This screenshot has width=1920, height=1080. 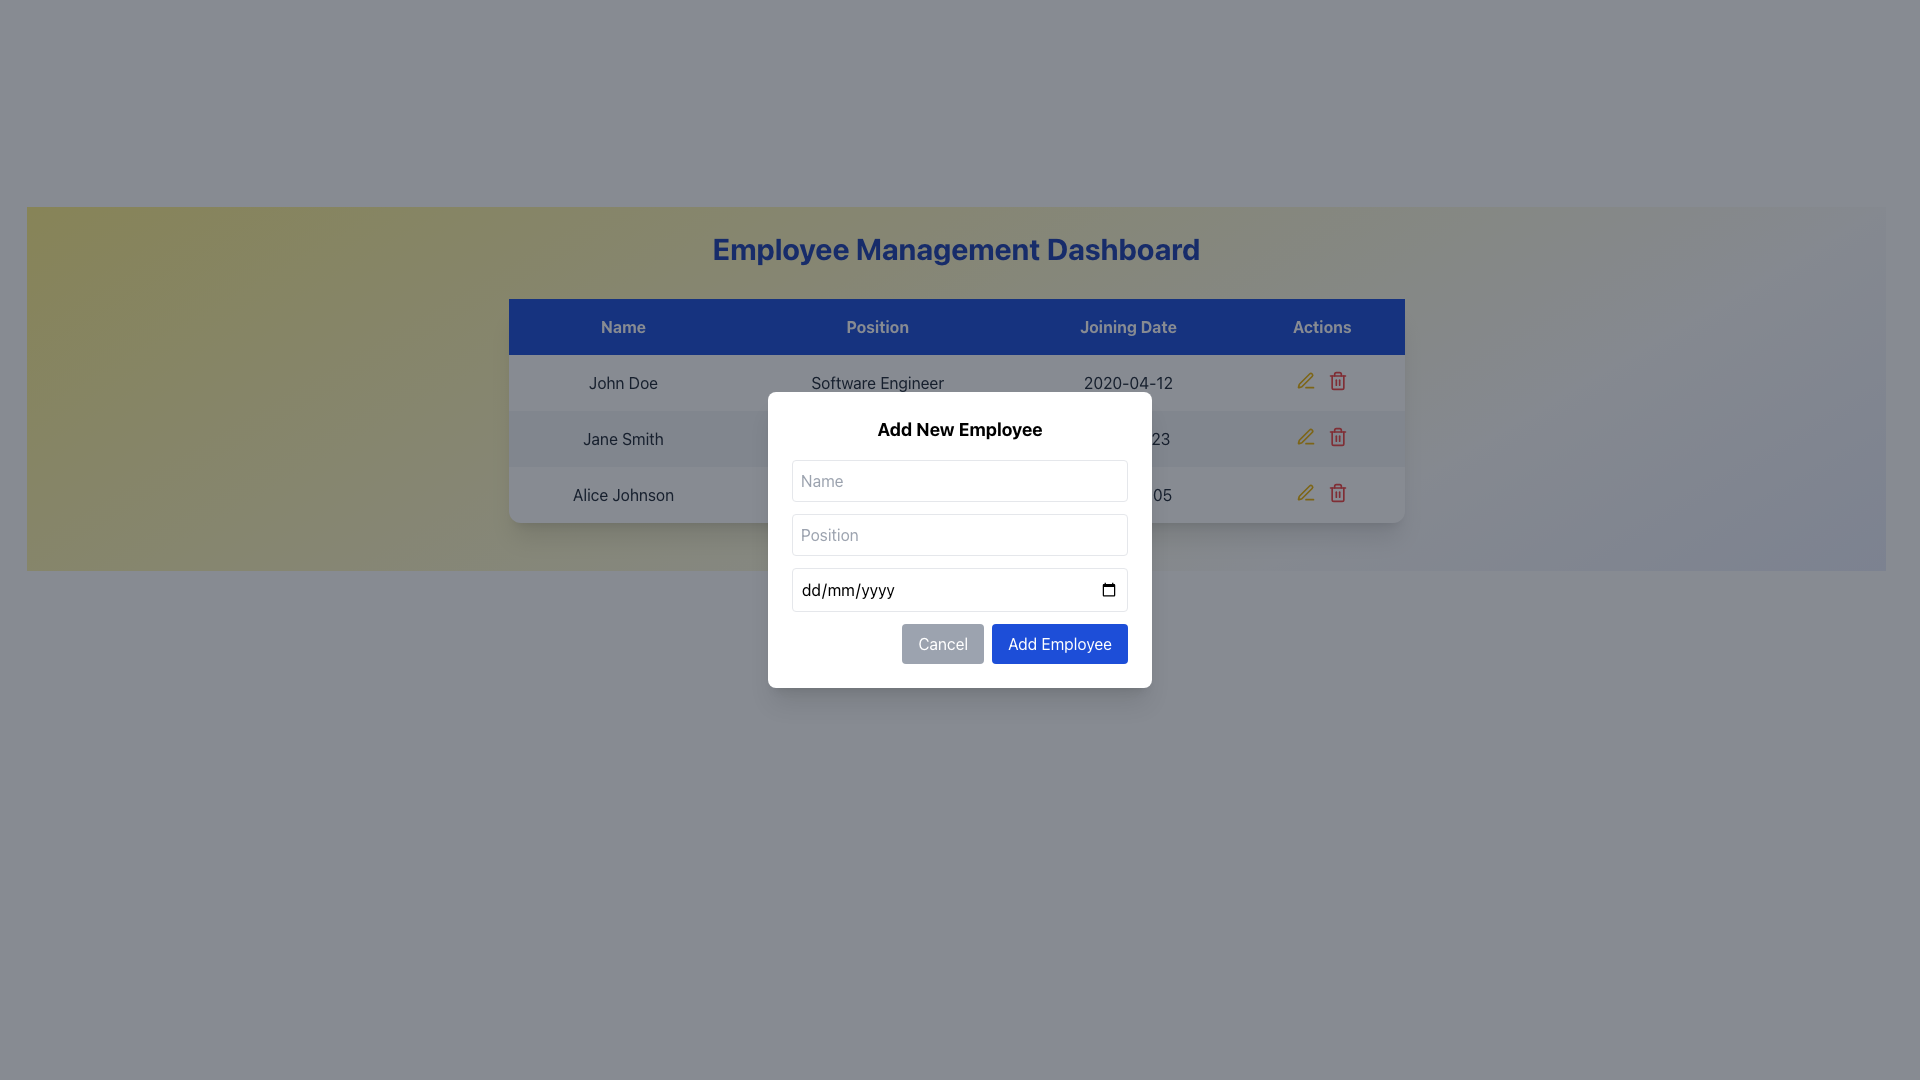 I want to click on the 'Cancel' button located in the lower section of the 'Add New Employee' modal dialogue to discard actions, so click(x=960, y=644).